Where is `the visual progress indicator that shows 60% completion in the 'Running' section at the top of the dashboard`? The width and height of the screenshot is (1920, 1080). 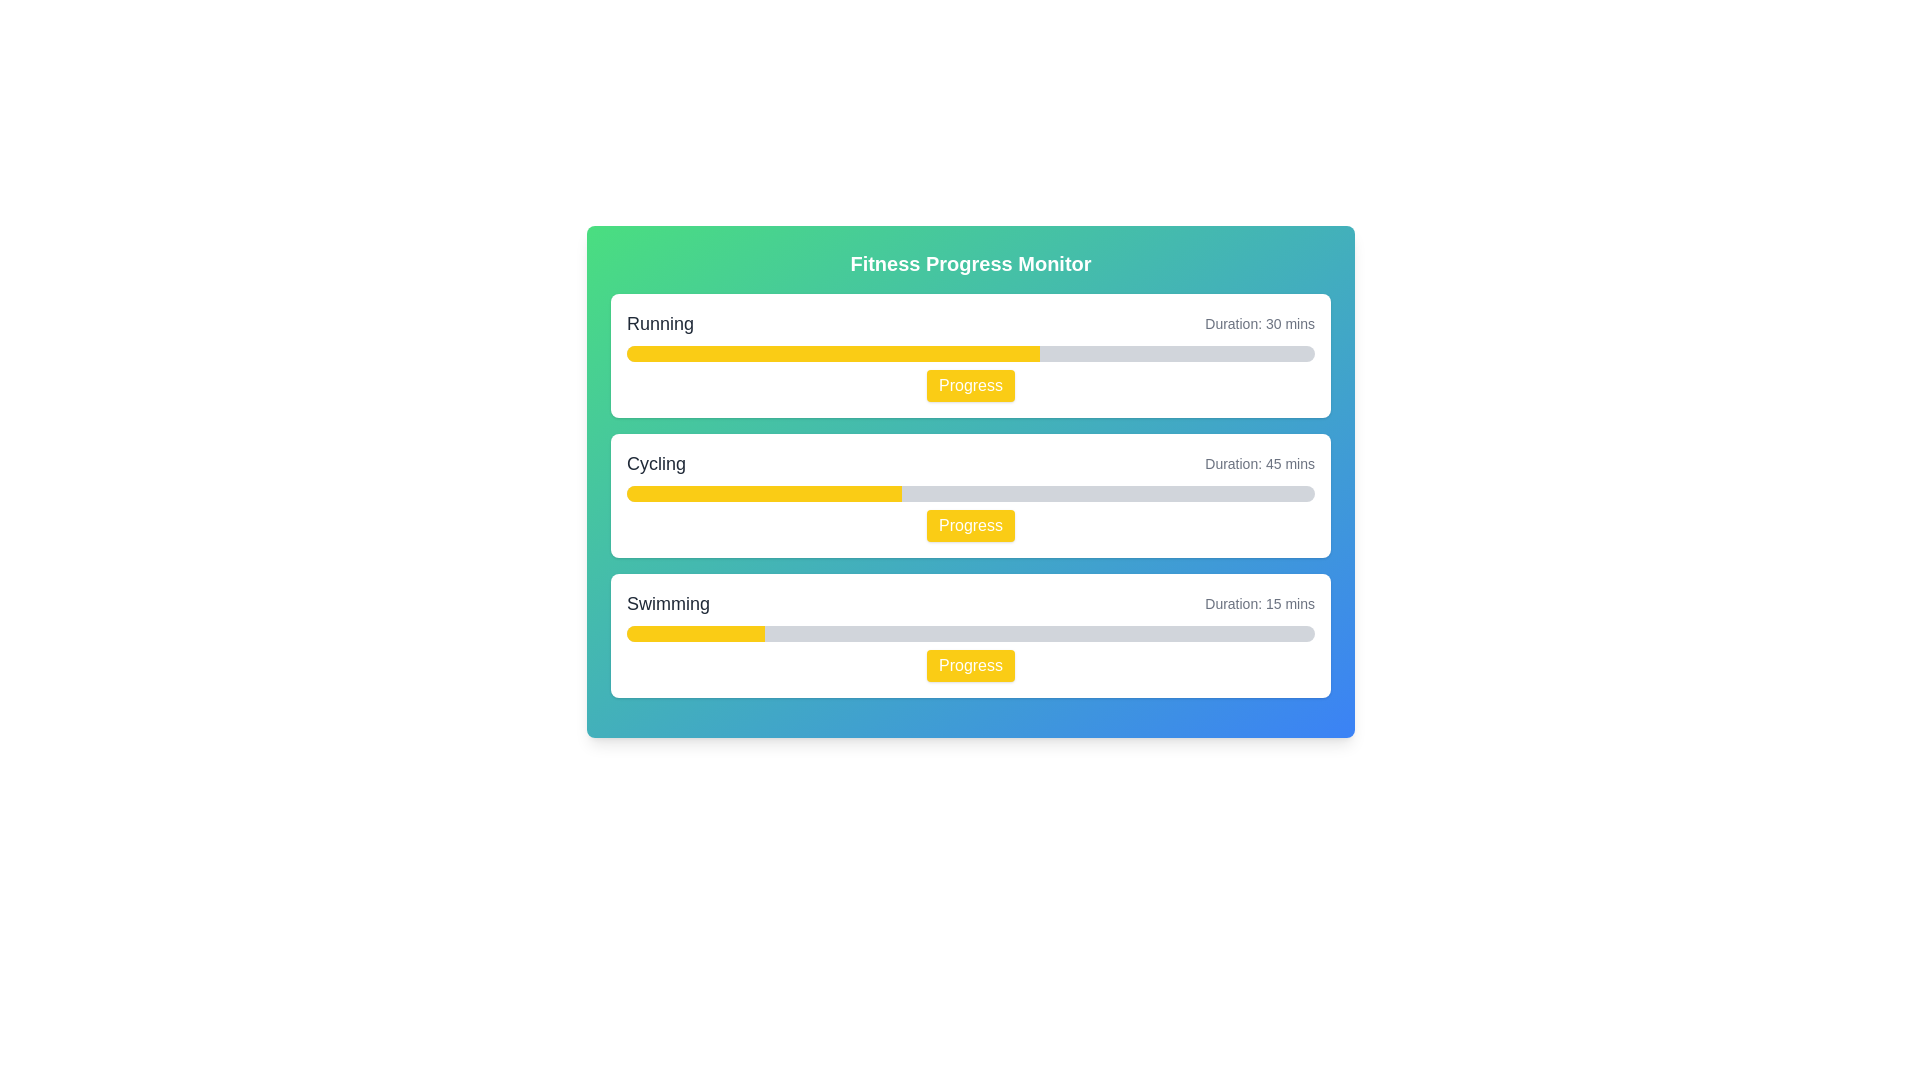 the visual progress indicator that shows 60% completion in the 'Running' section at the top of the dashboard is located at coordinates (833, 353).